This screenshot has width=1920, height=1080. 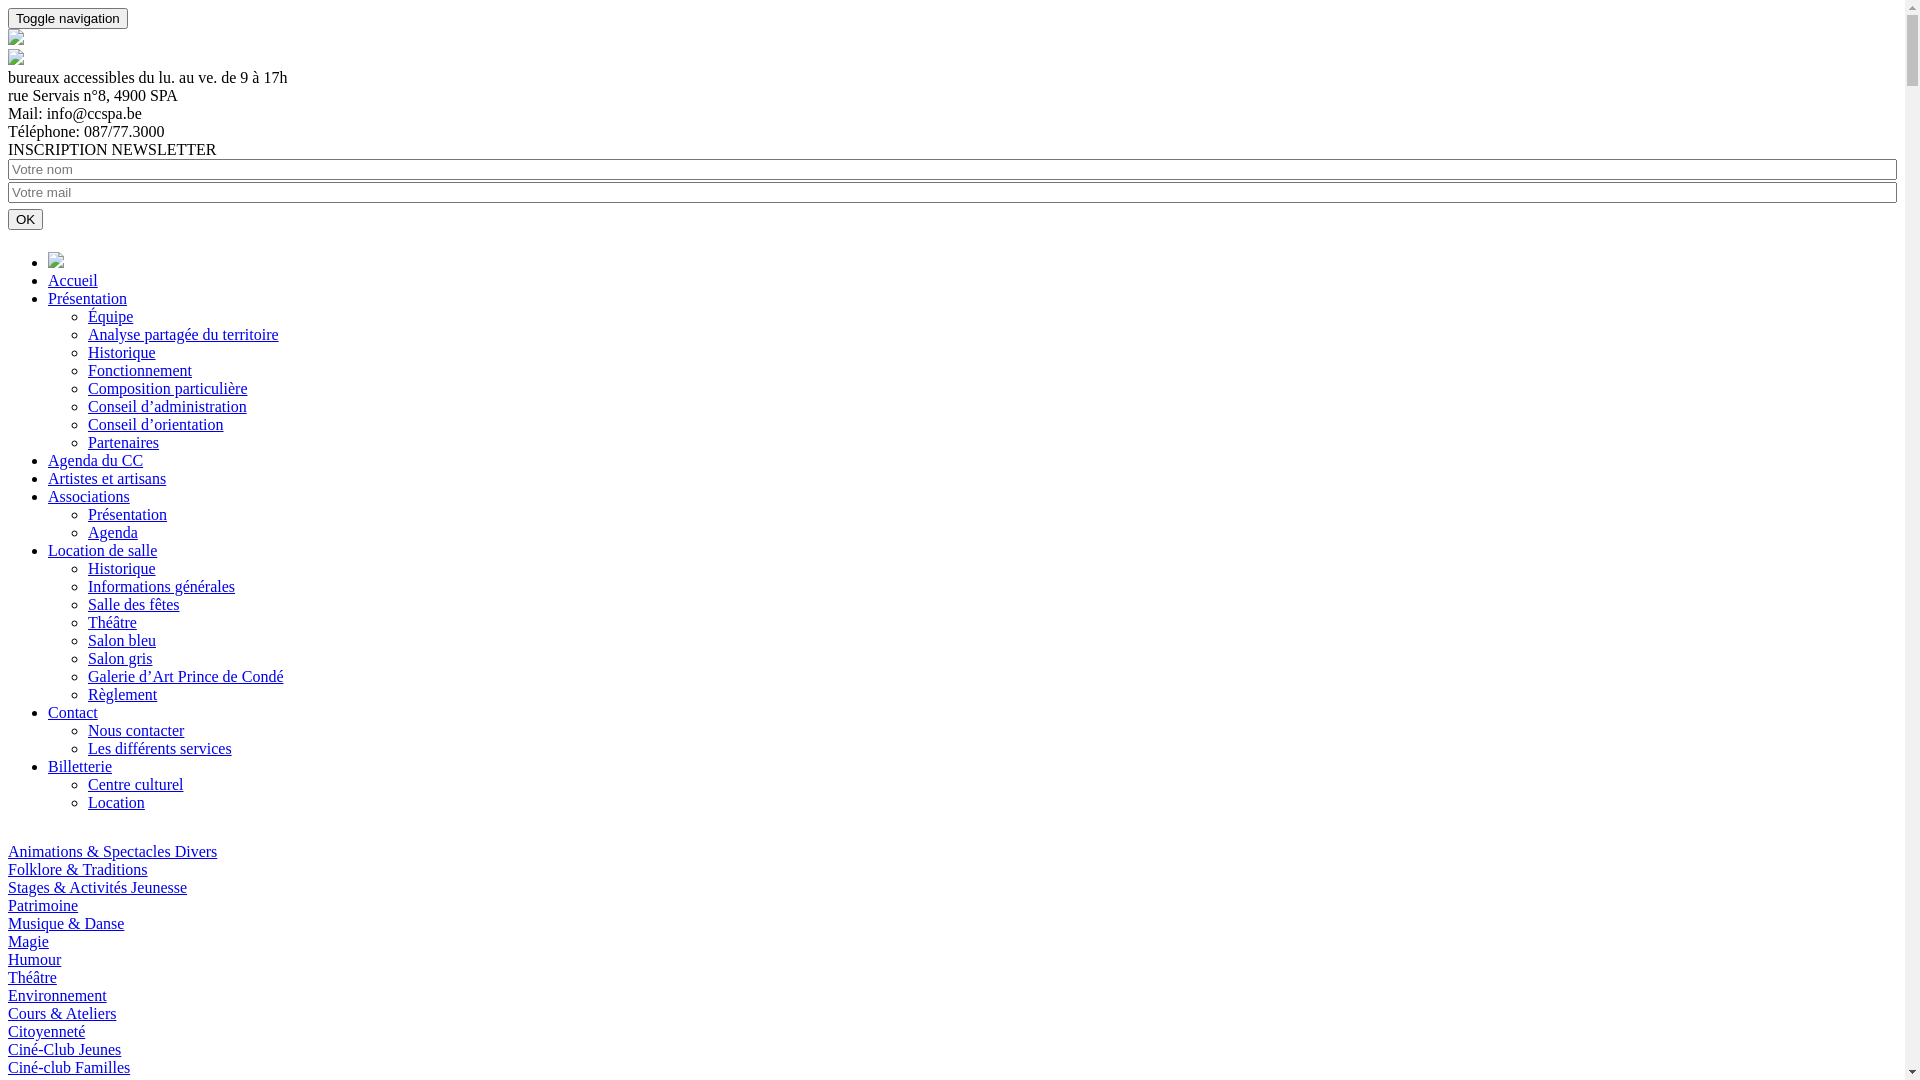 I want to click on 'Artistes et artisans', so click(x=105, y=478).